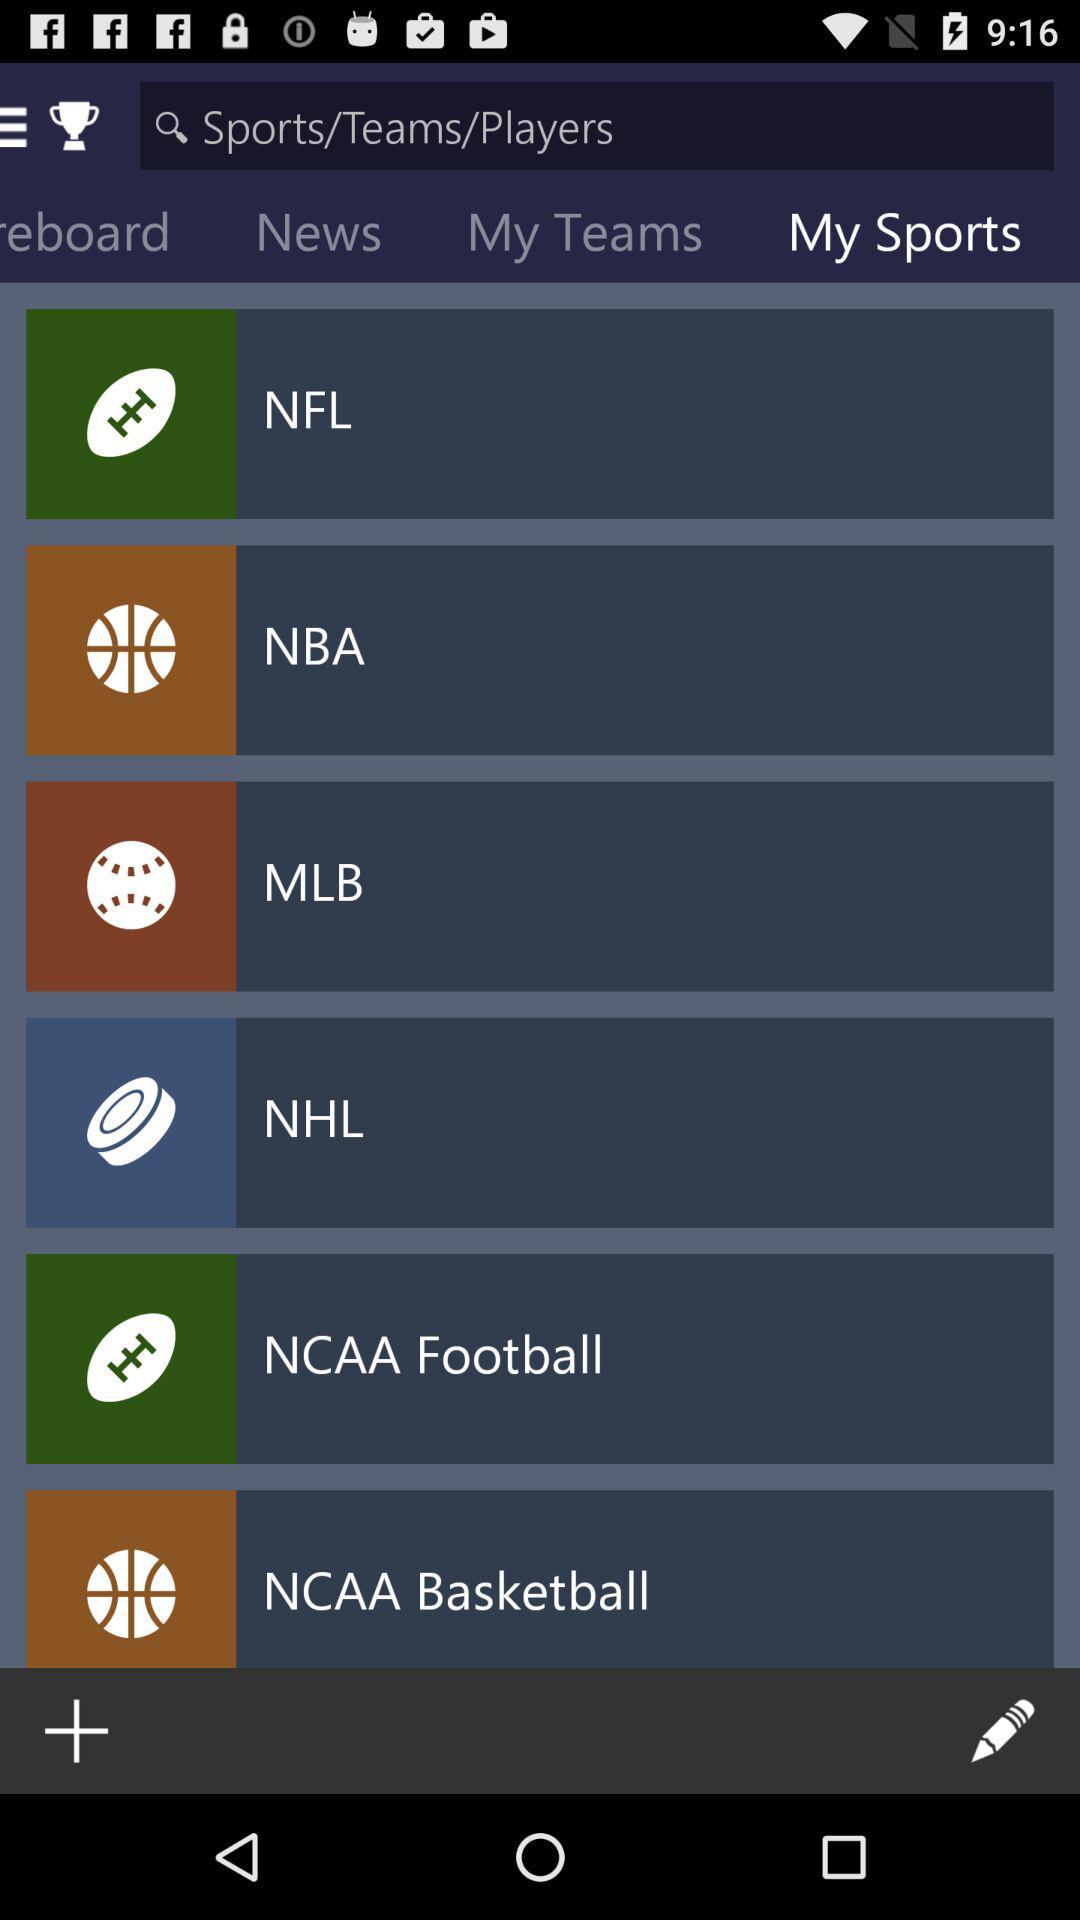  I want to click on the scoreboard item, so click(114, 235).